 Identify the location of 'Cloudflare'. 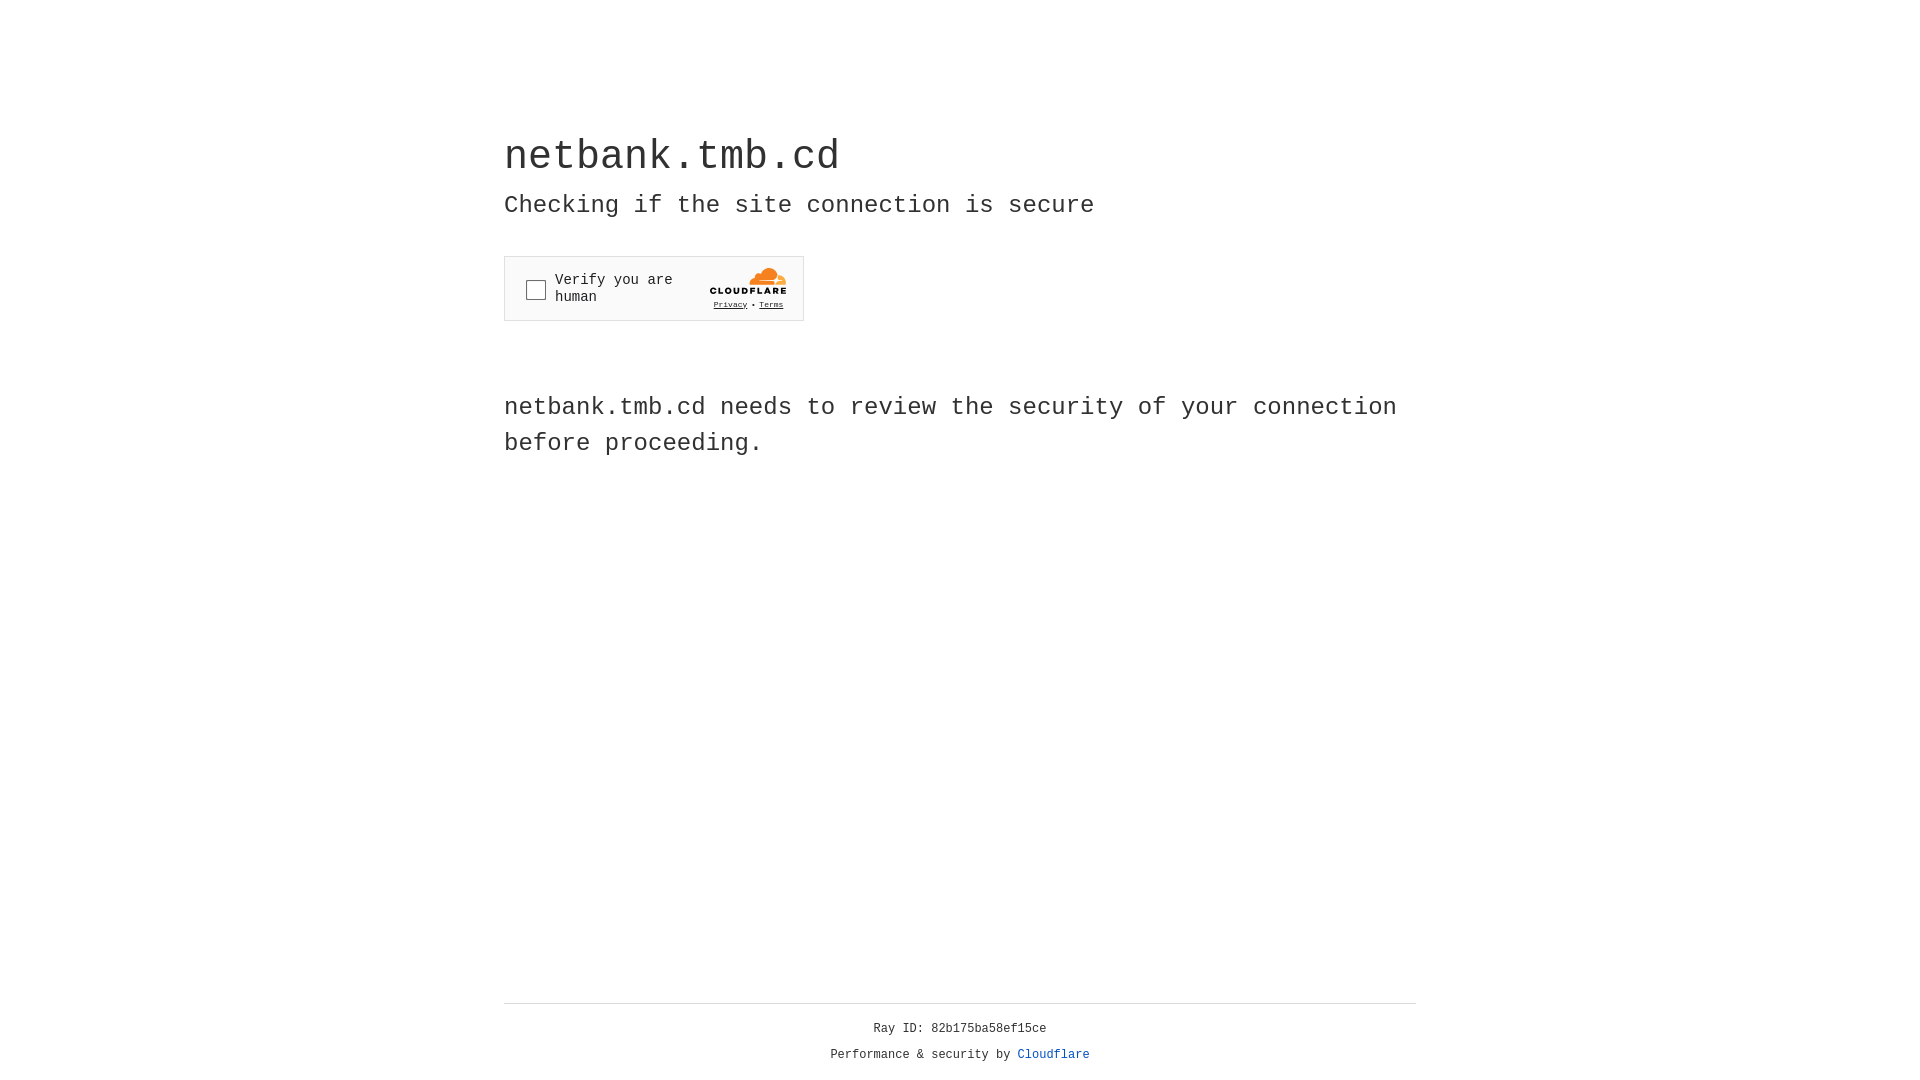
(1053, 1054).